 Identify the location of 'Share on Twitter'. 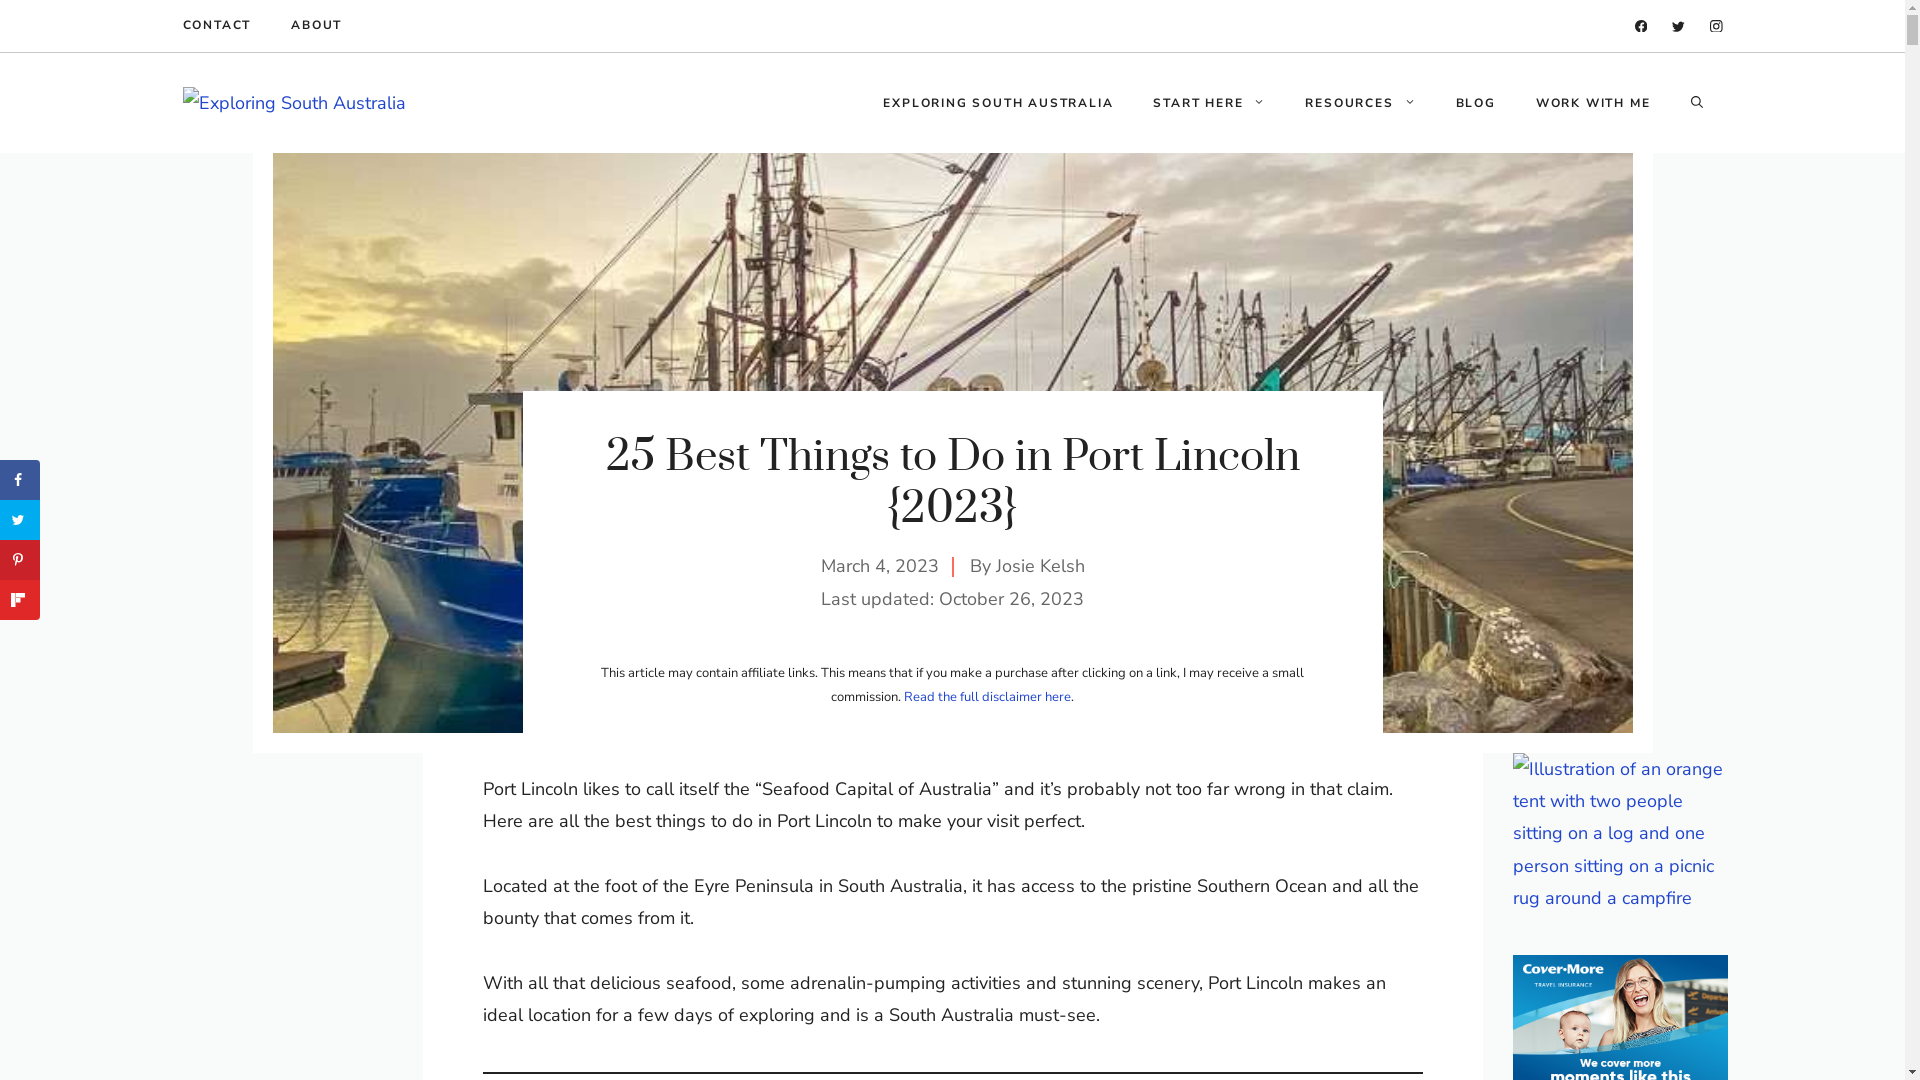
(0, 519).